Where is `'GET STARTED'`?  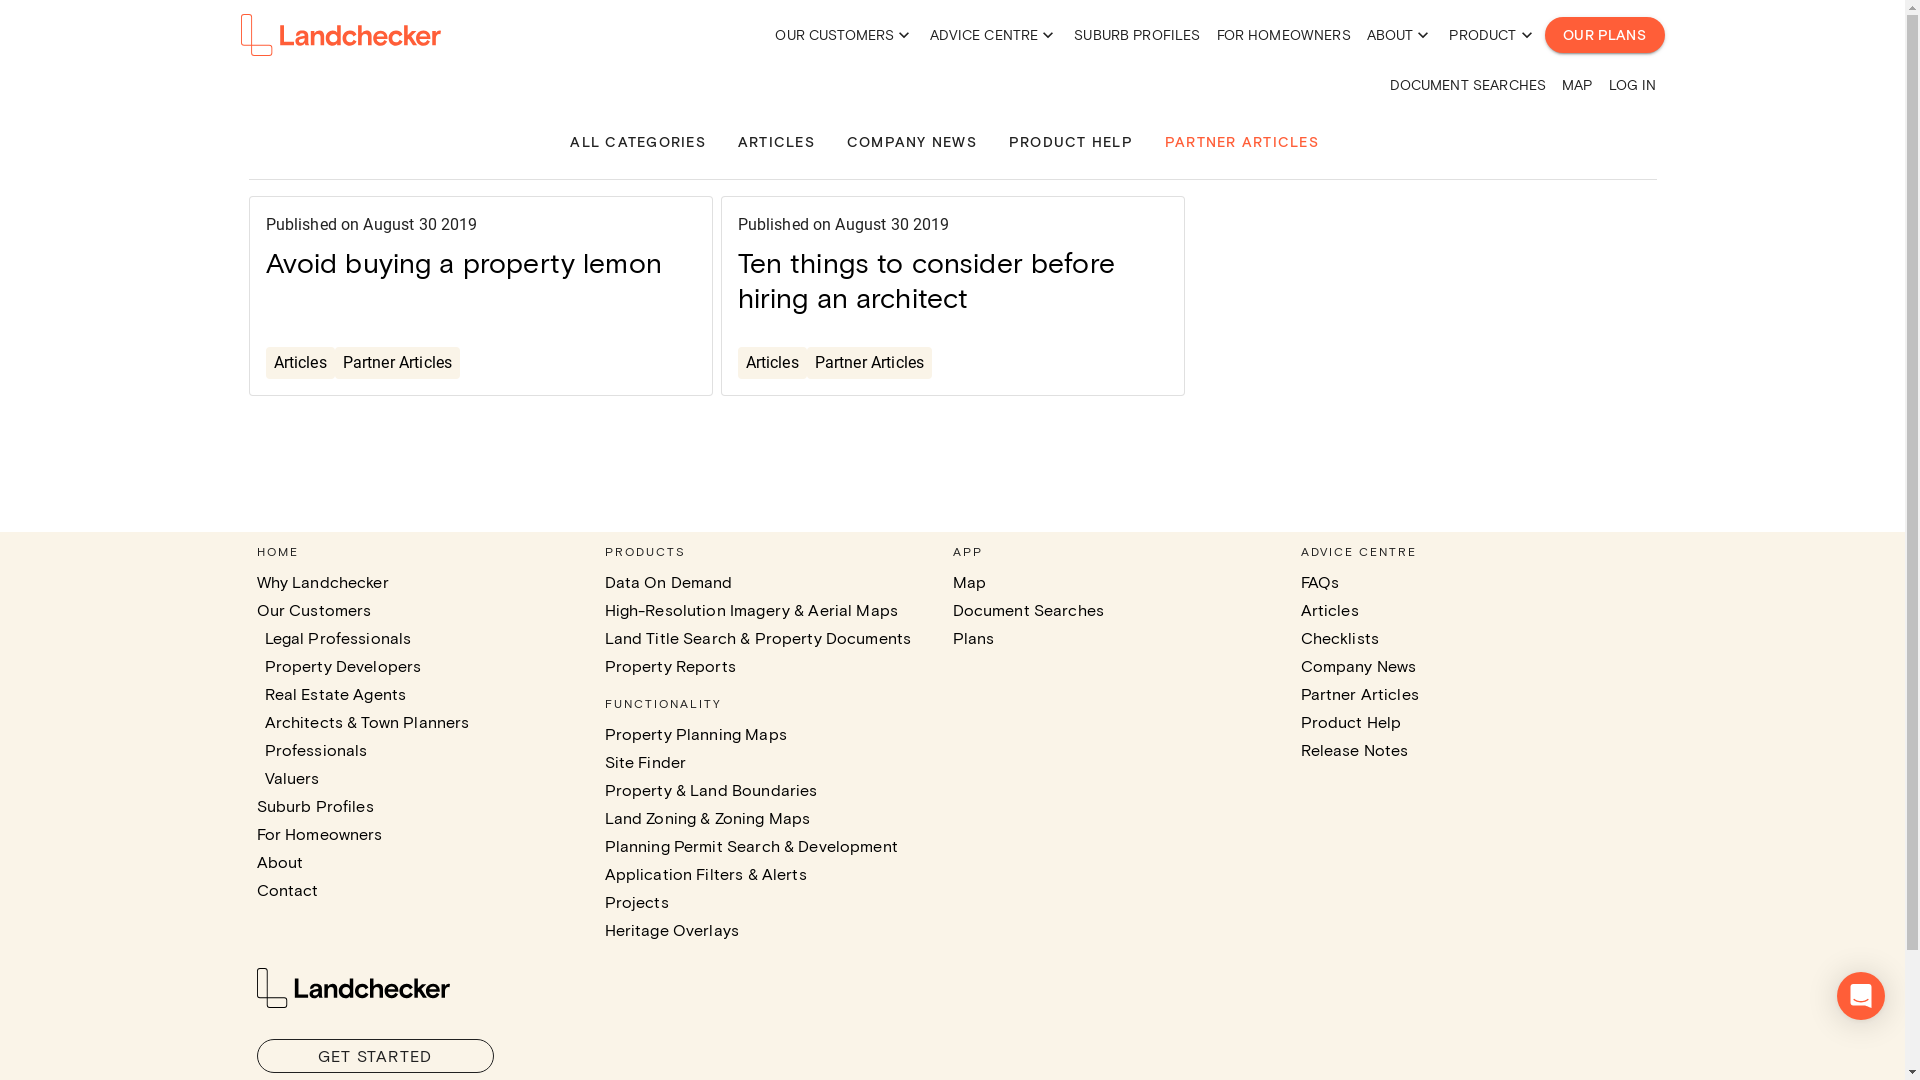 'GET STARTED' is located at coordinates (374, 1055).